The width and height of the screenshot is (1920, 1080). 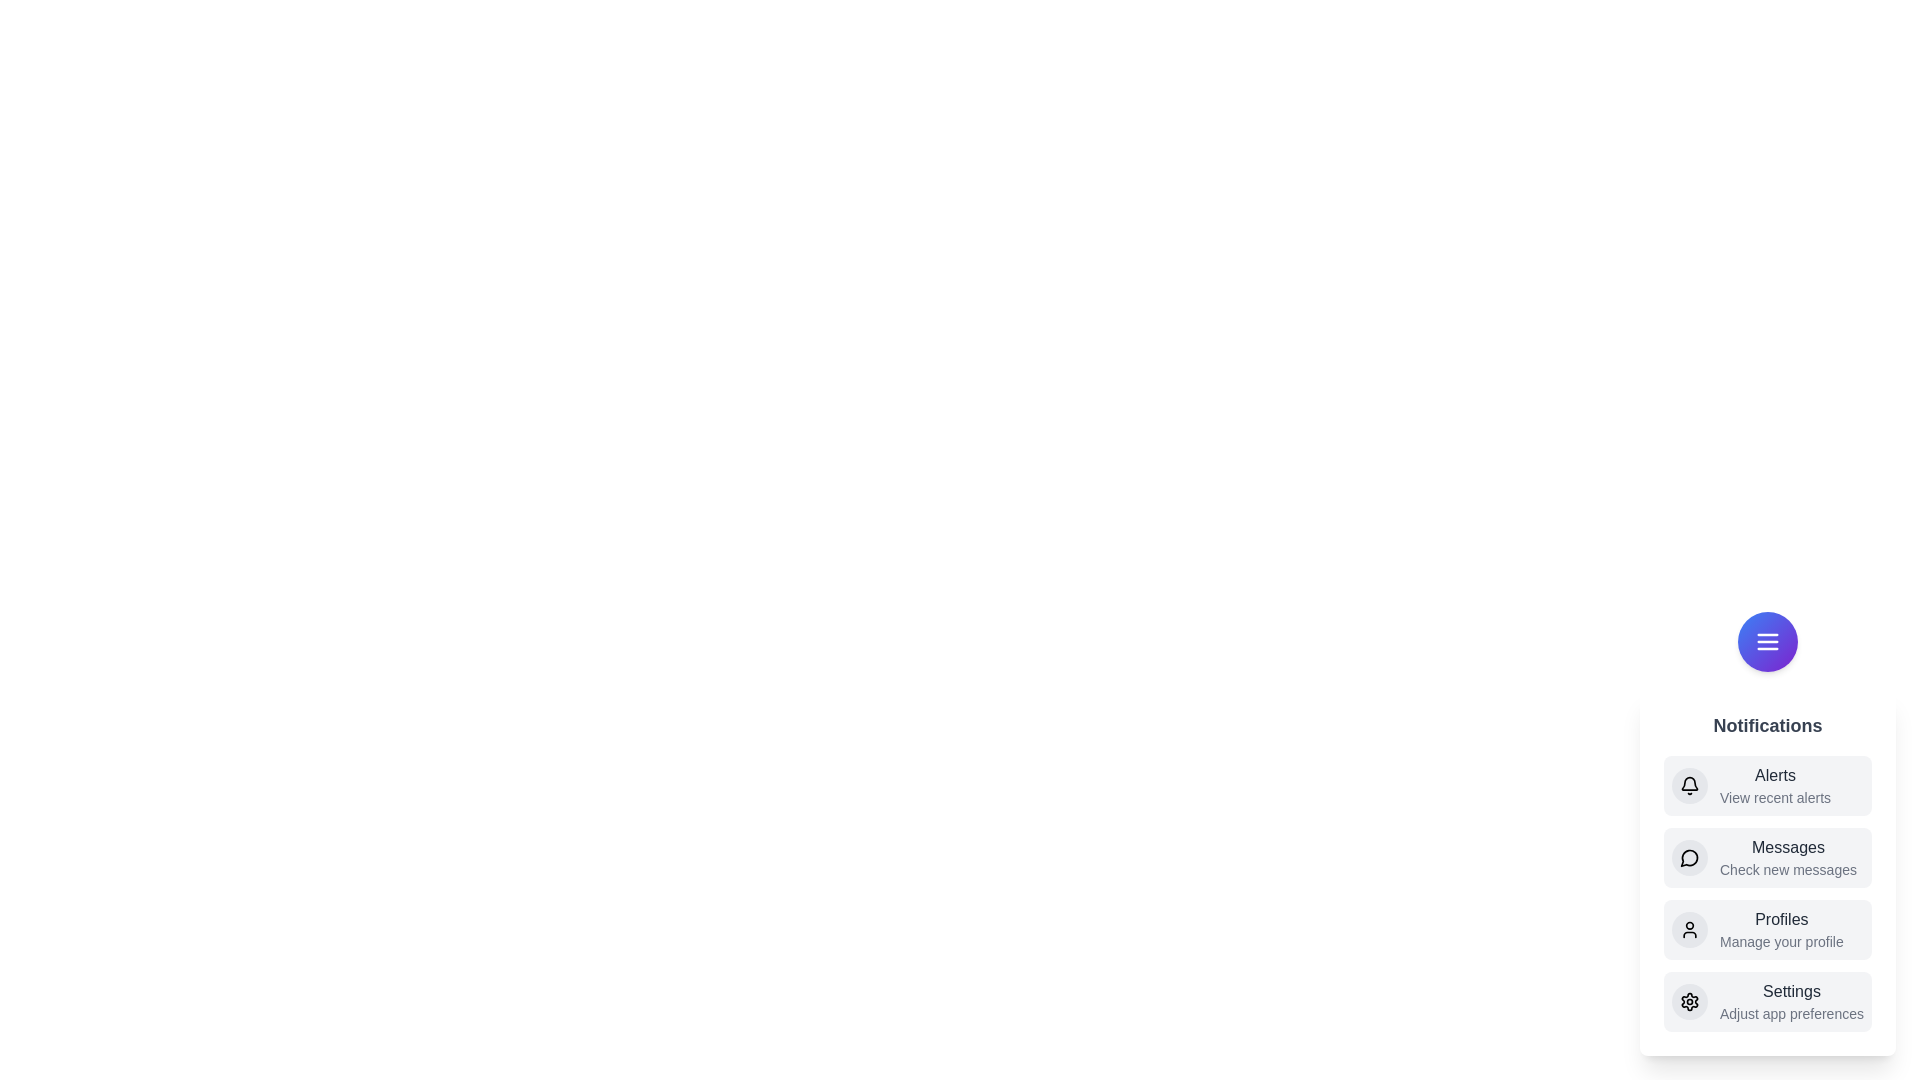 I want to click on the Messages from the menu, so click(x=1767, y=856).